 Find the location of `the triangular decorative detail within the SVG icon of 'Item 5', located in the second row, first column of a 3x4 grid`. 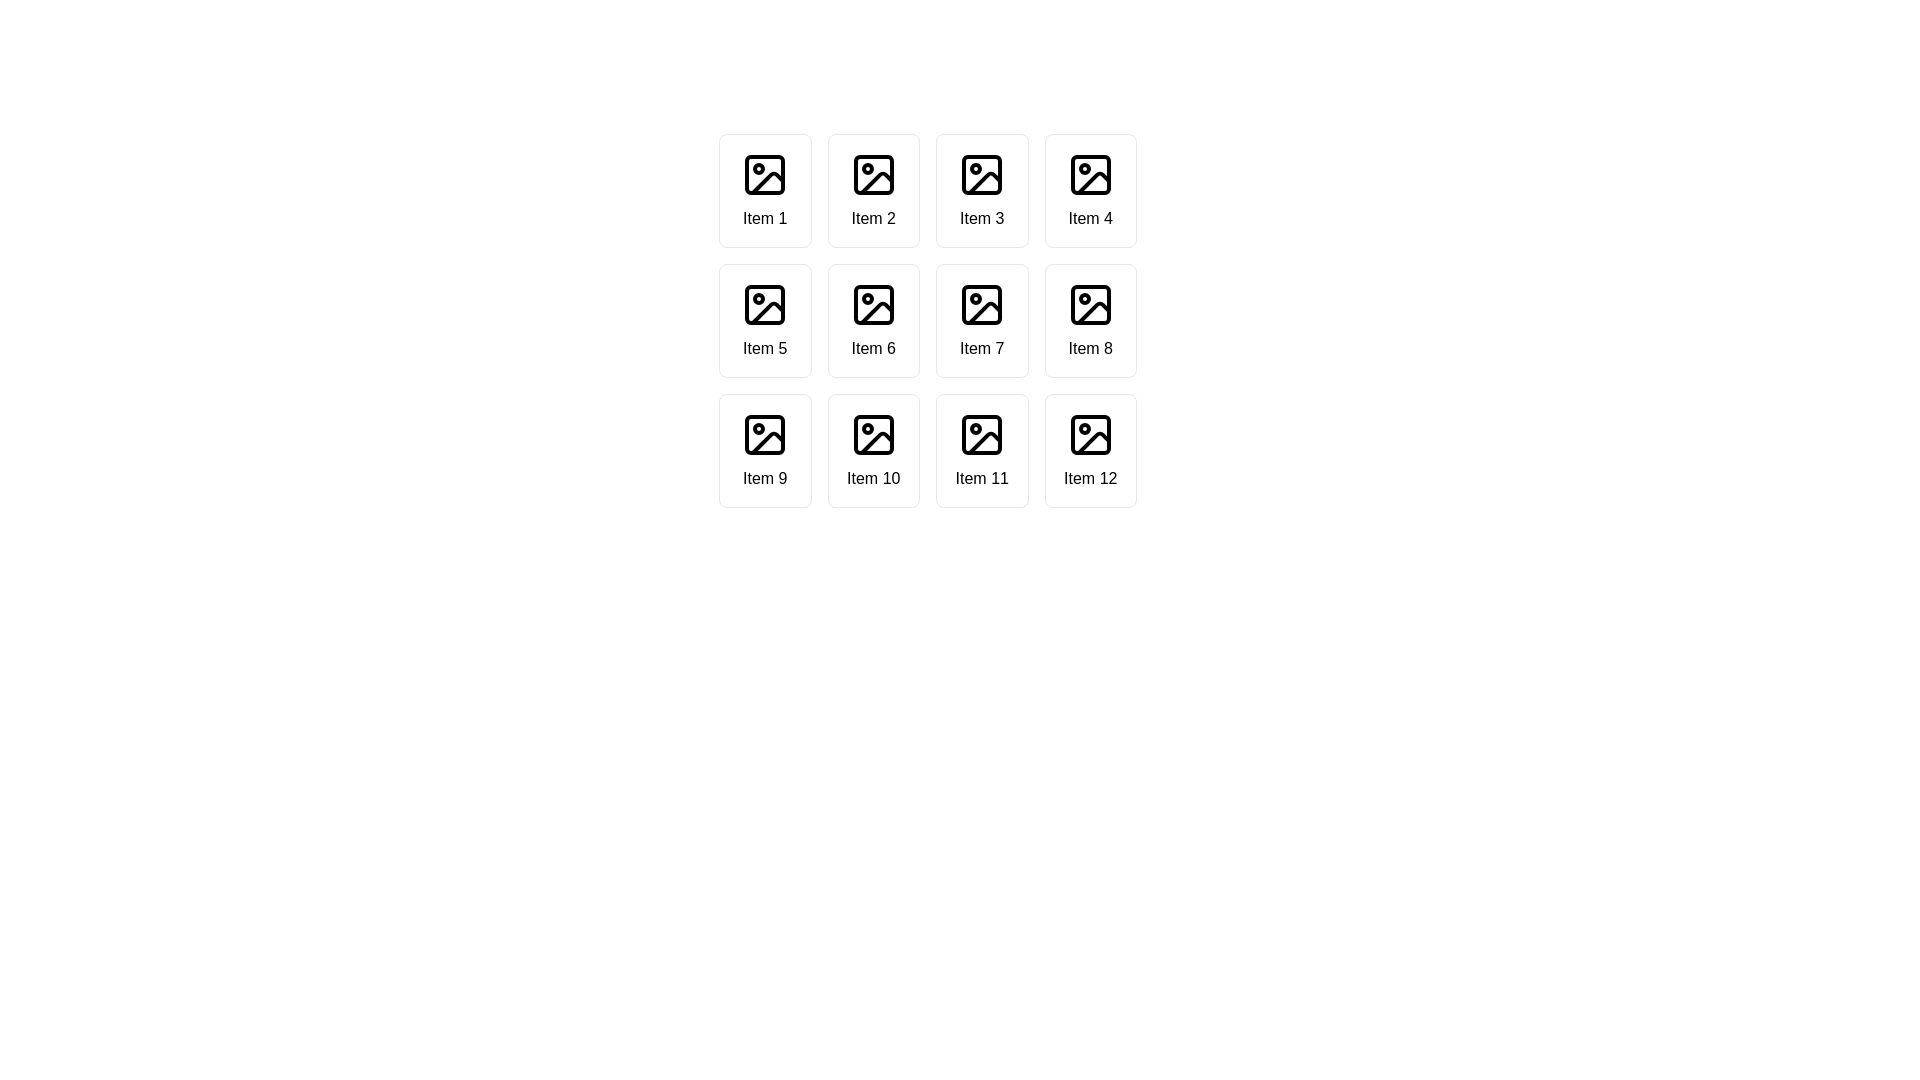

the triangular decorative detail within the SVG icon of 'Item 5', located in the second row, first column of a 3x4 grid is located at coordinates (767, 313).